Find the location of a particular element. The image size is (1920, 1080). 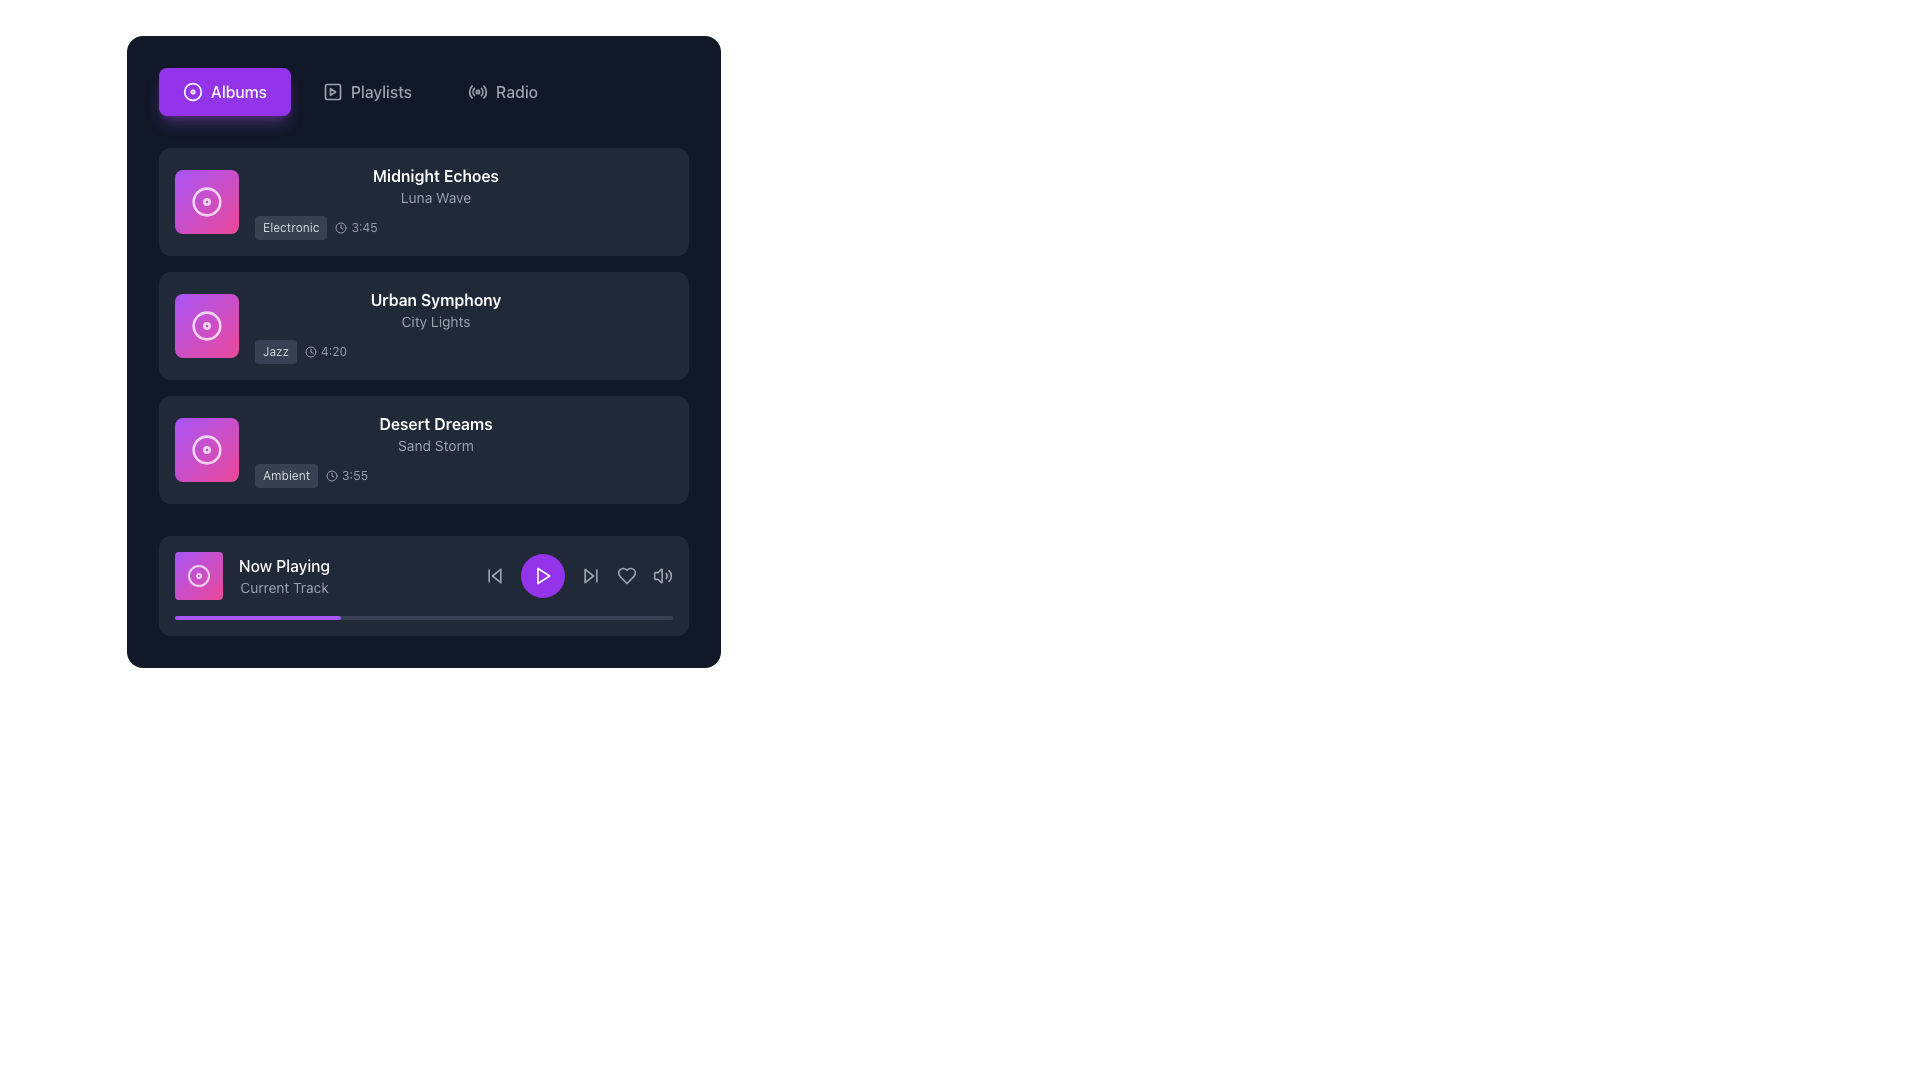

keyboard navigation is located at coordinates (543, 575).